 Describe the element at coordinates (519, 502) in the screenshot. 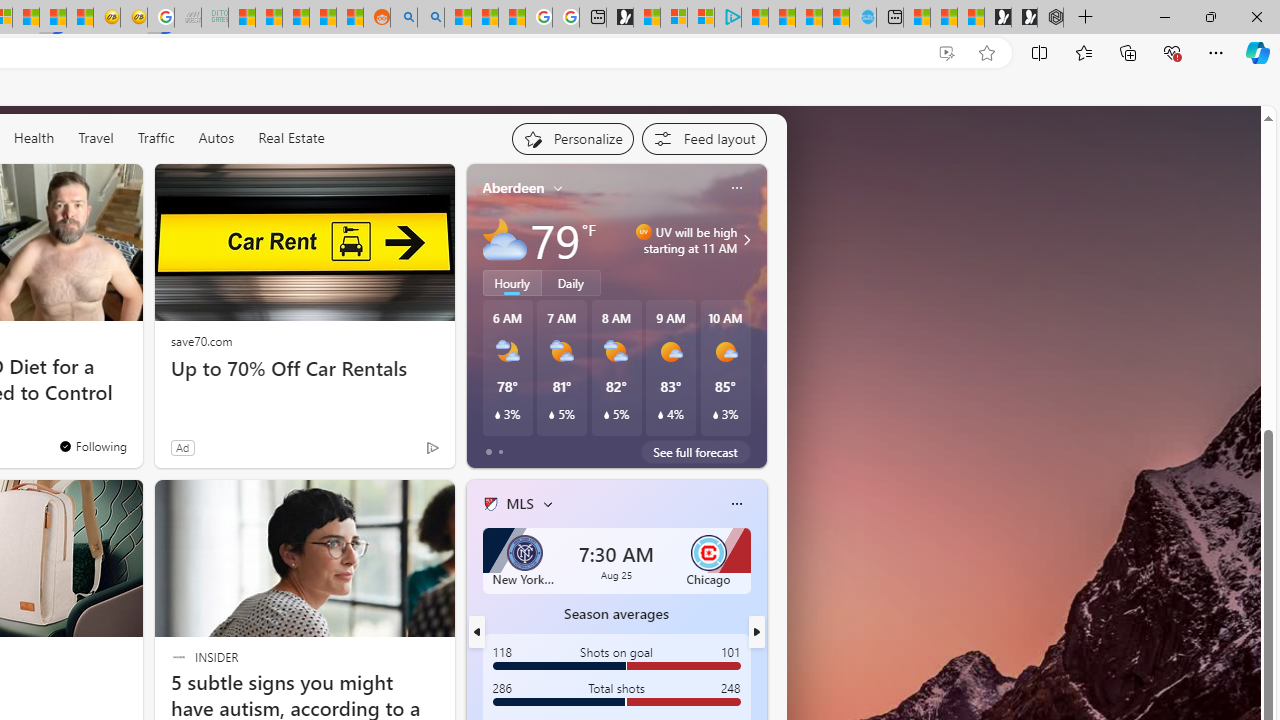

I see `'MLS'` at that location.